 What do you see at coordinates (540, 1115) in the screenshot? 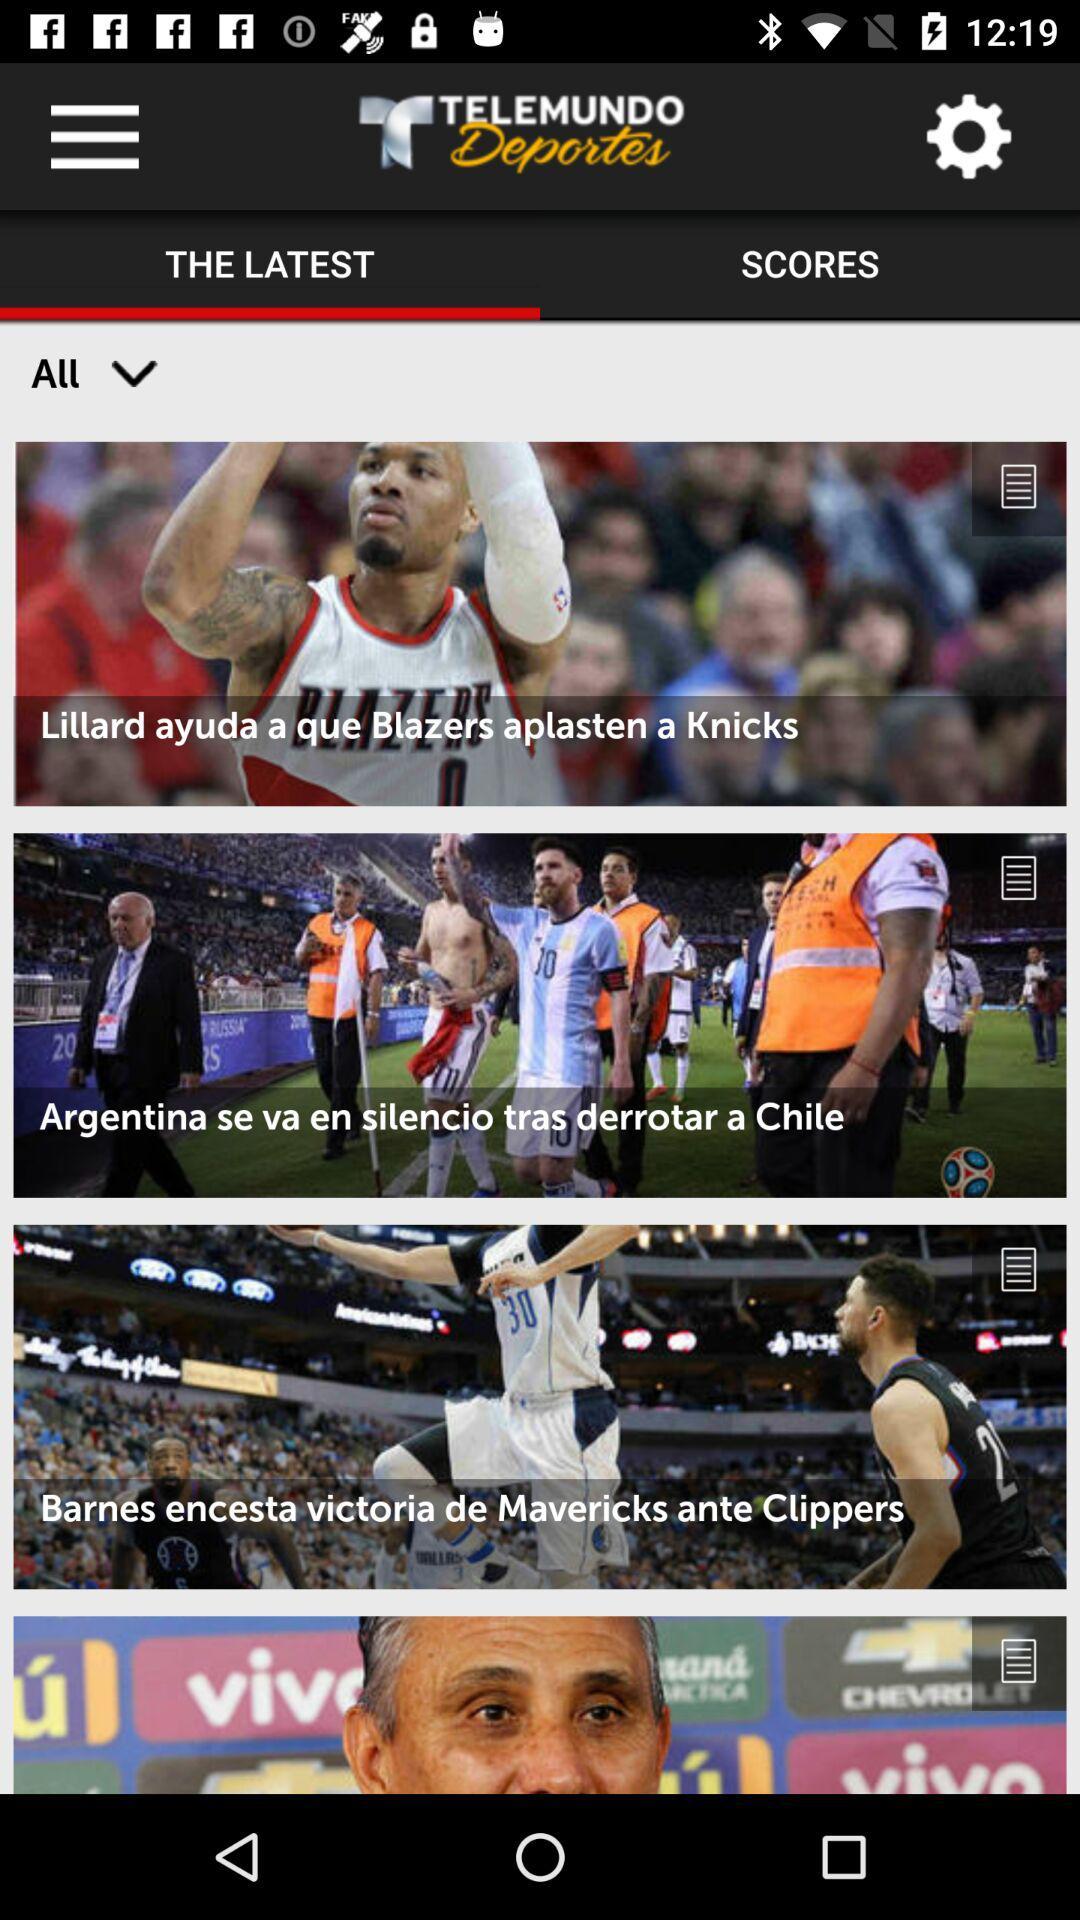
I see `argentina se va icon` at bounding box center [540, 1115].